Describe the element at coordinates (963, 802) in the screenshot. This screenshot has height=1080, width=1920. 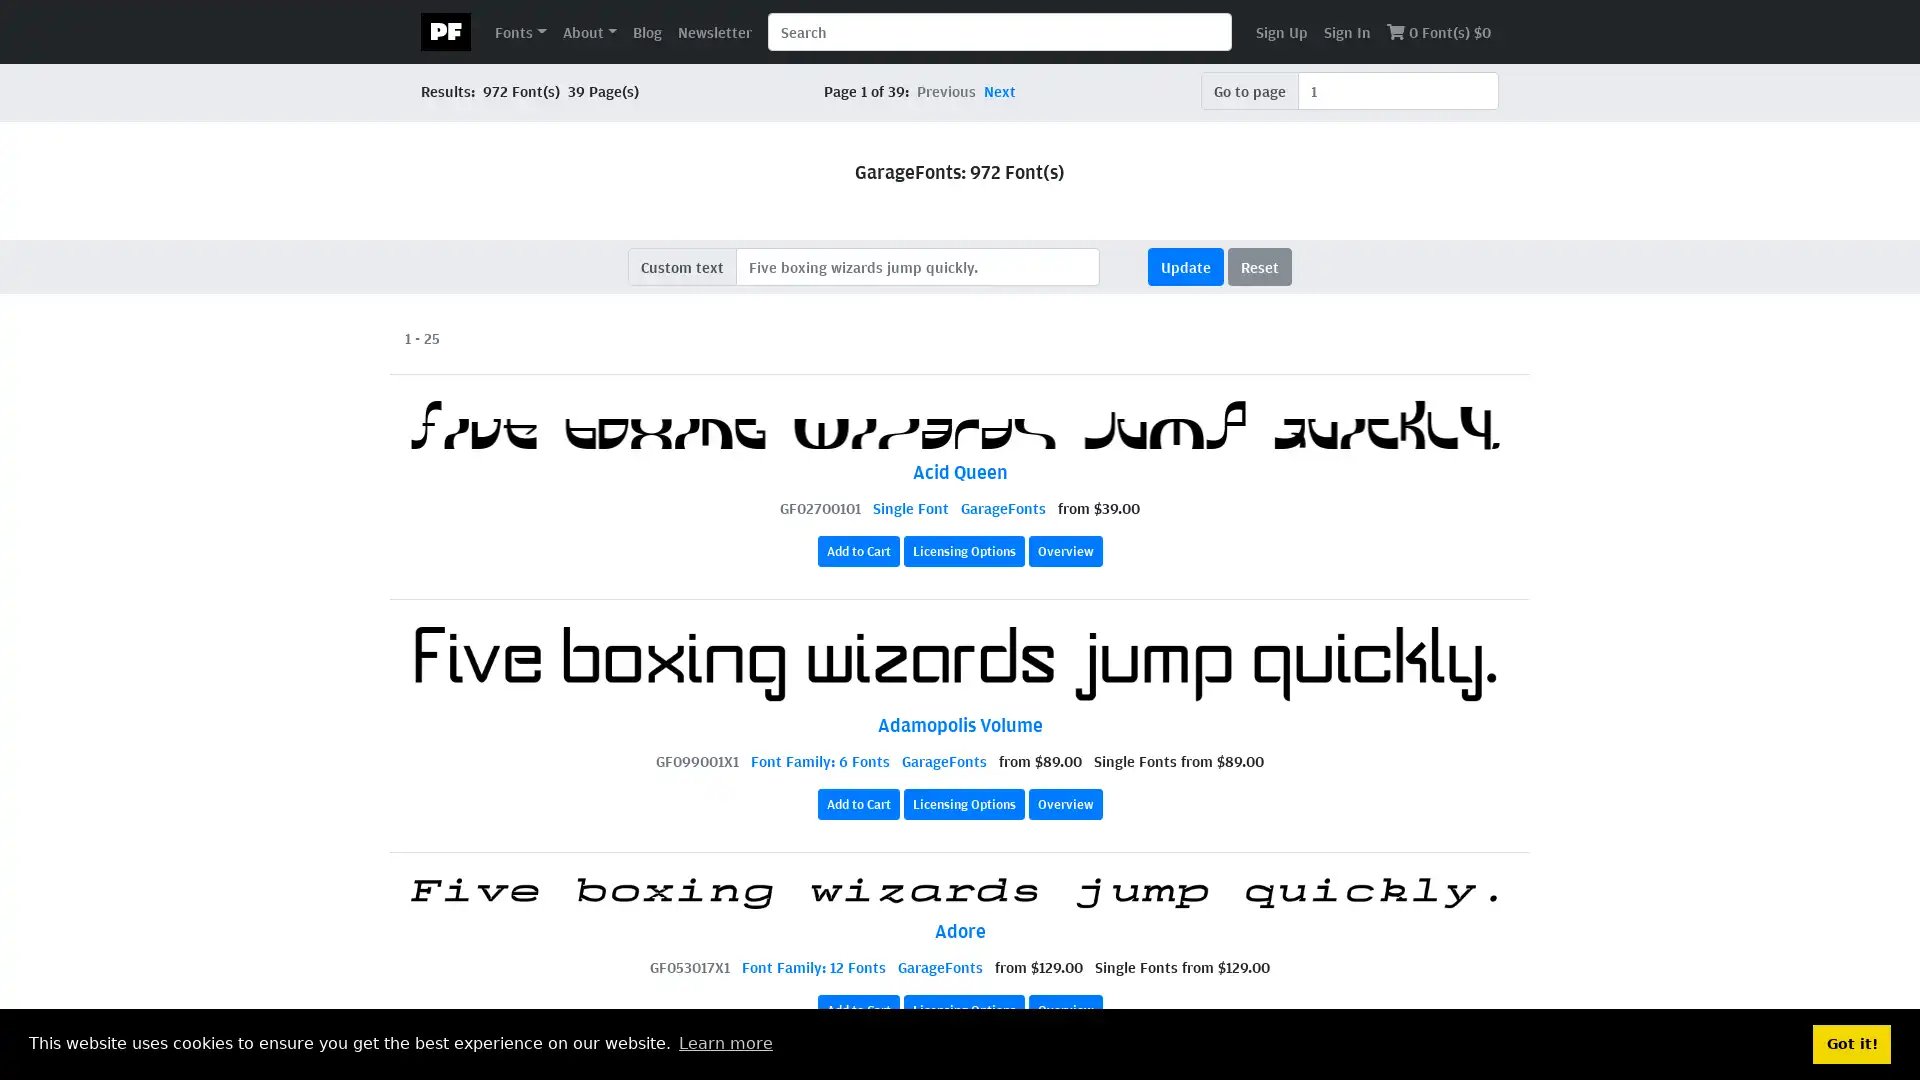
I see `Licensing Options` at that location.